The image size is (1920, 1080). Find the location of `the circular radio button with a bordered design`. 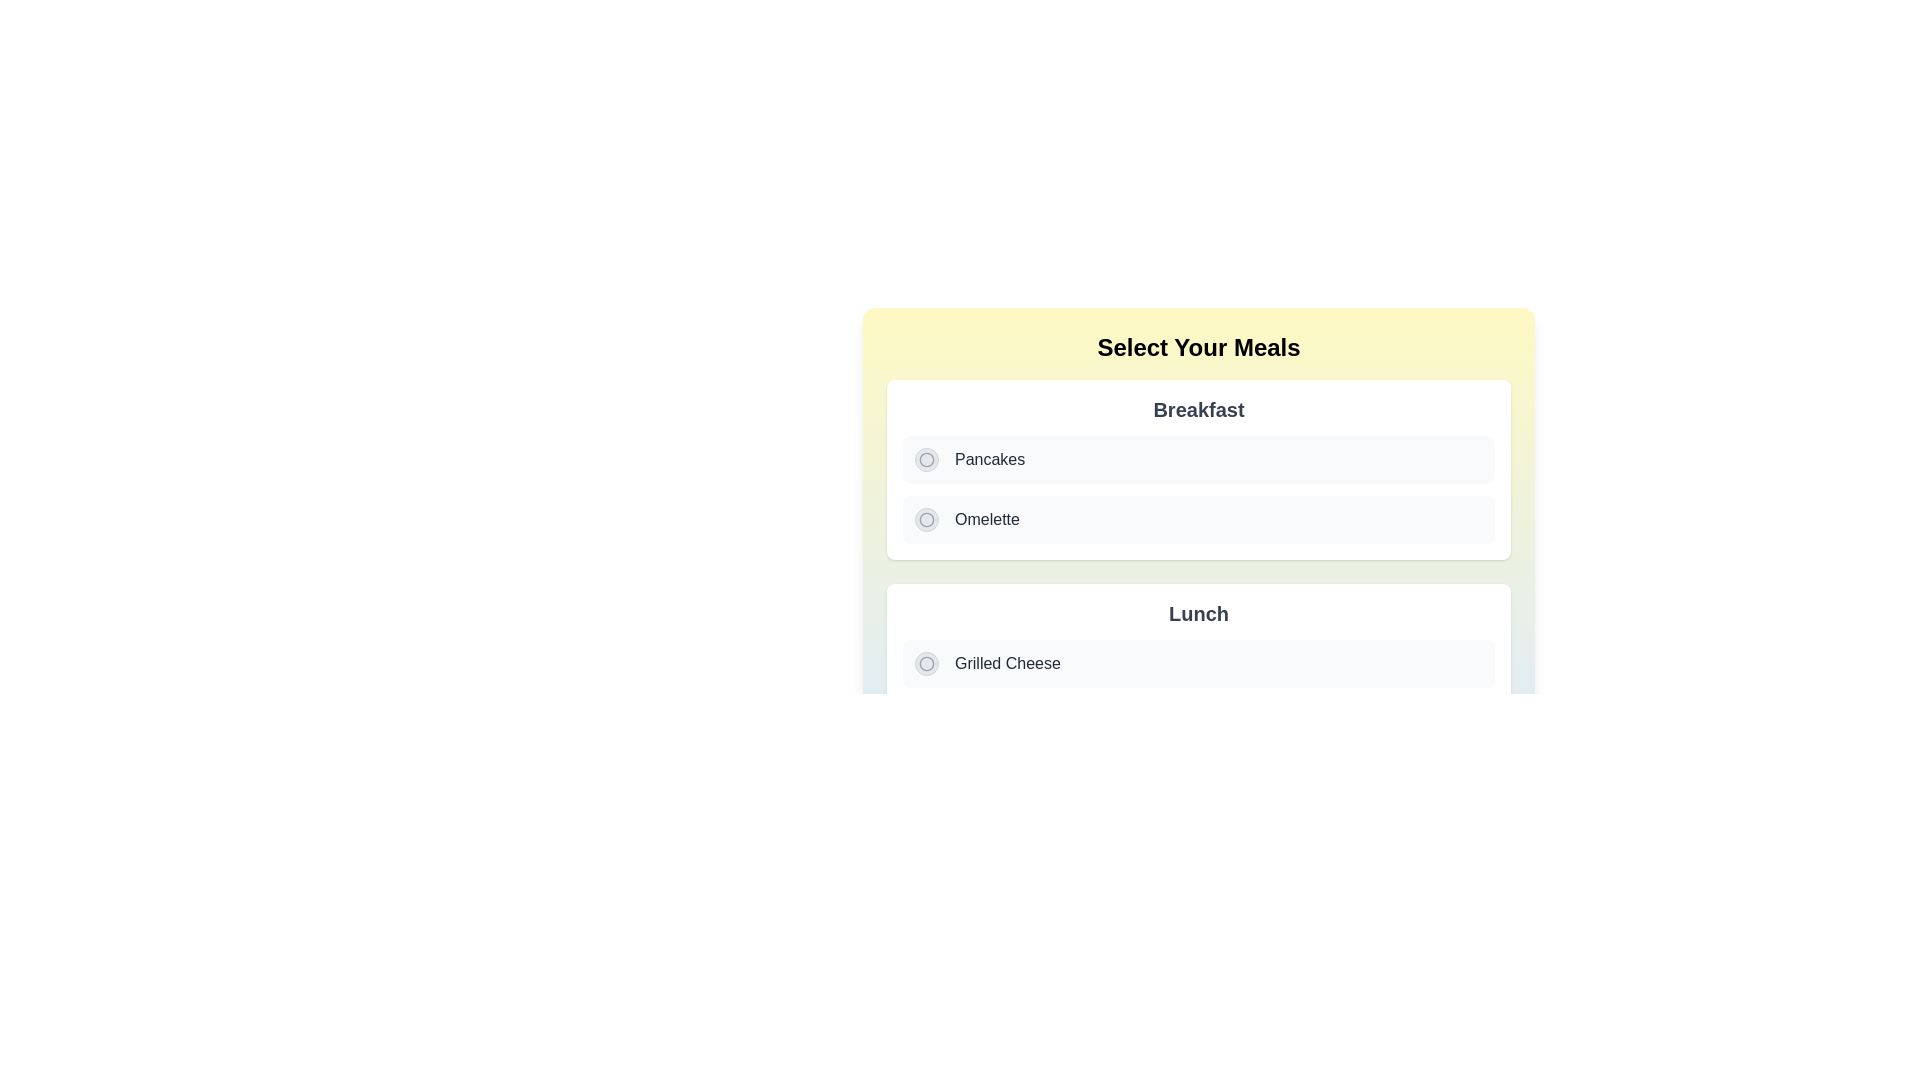

the circular radio button with a bordered design is located at coordinates (925, 663).